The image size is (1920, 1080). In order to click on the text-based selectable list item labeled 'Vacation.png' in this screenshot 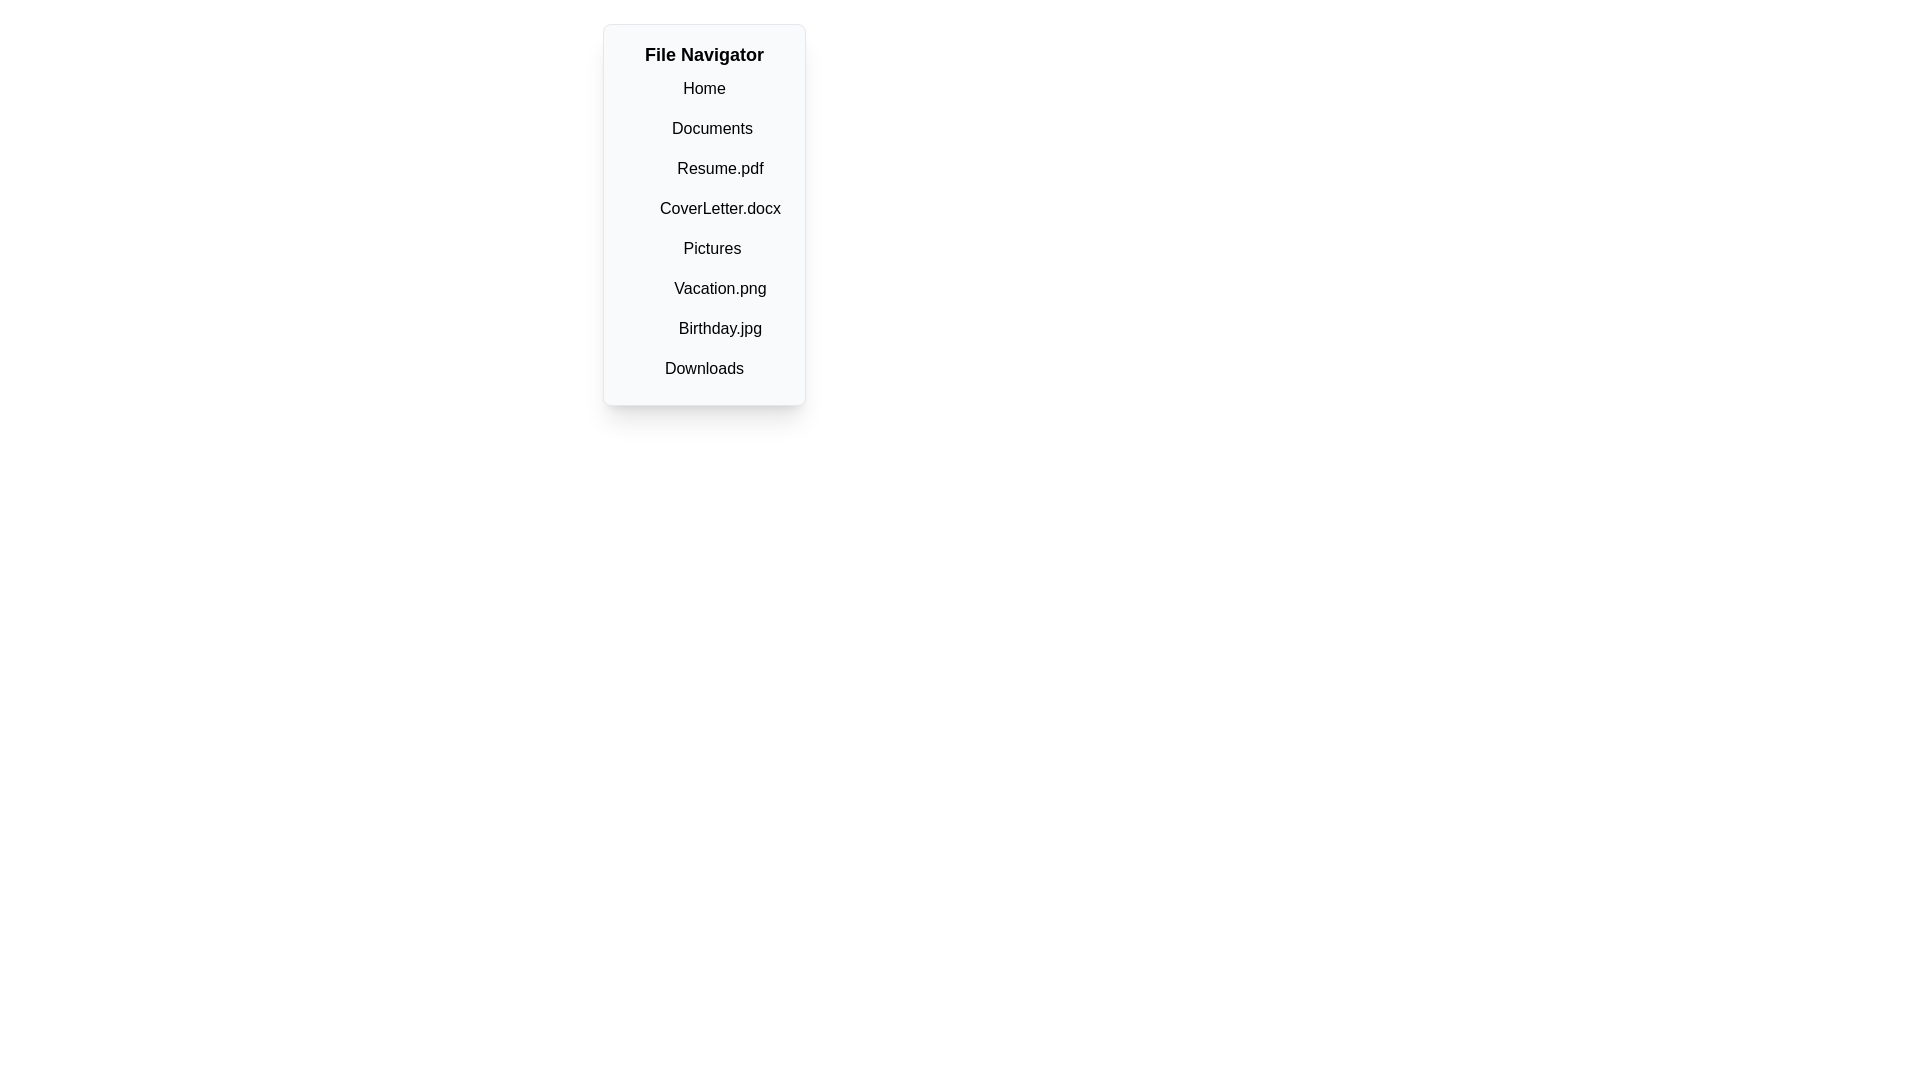, I will do `click(720, 289)`.